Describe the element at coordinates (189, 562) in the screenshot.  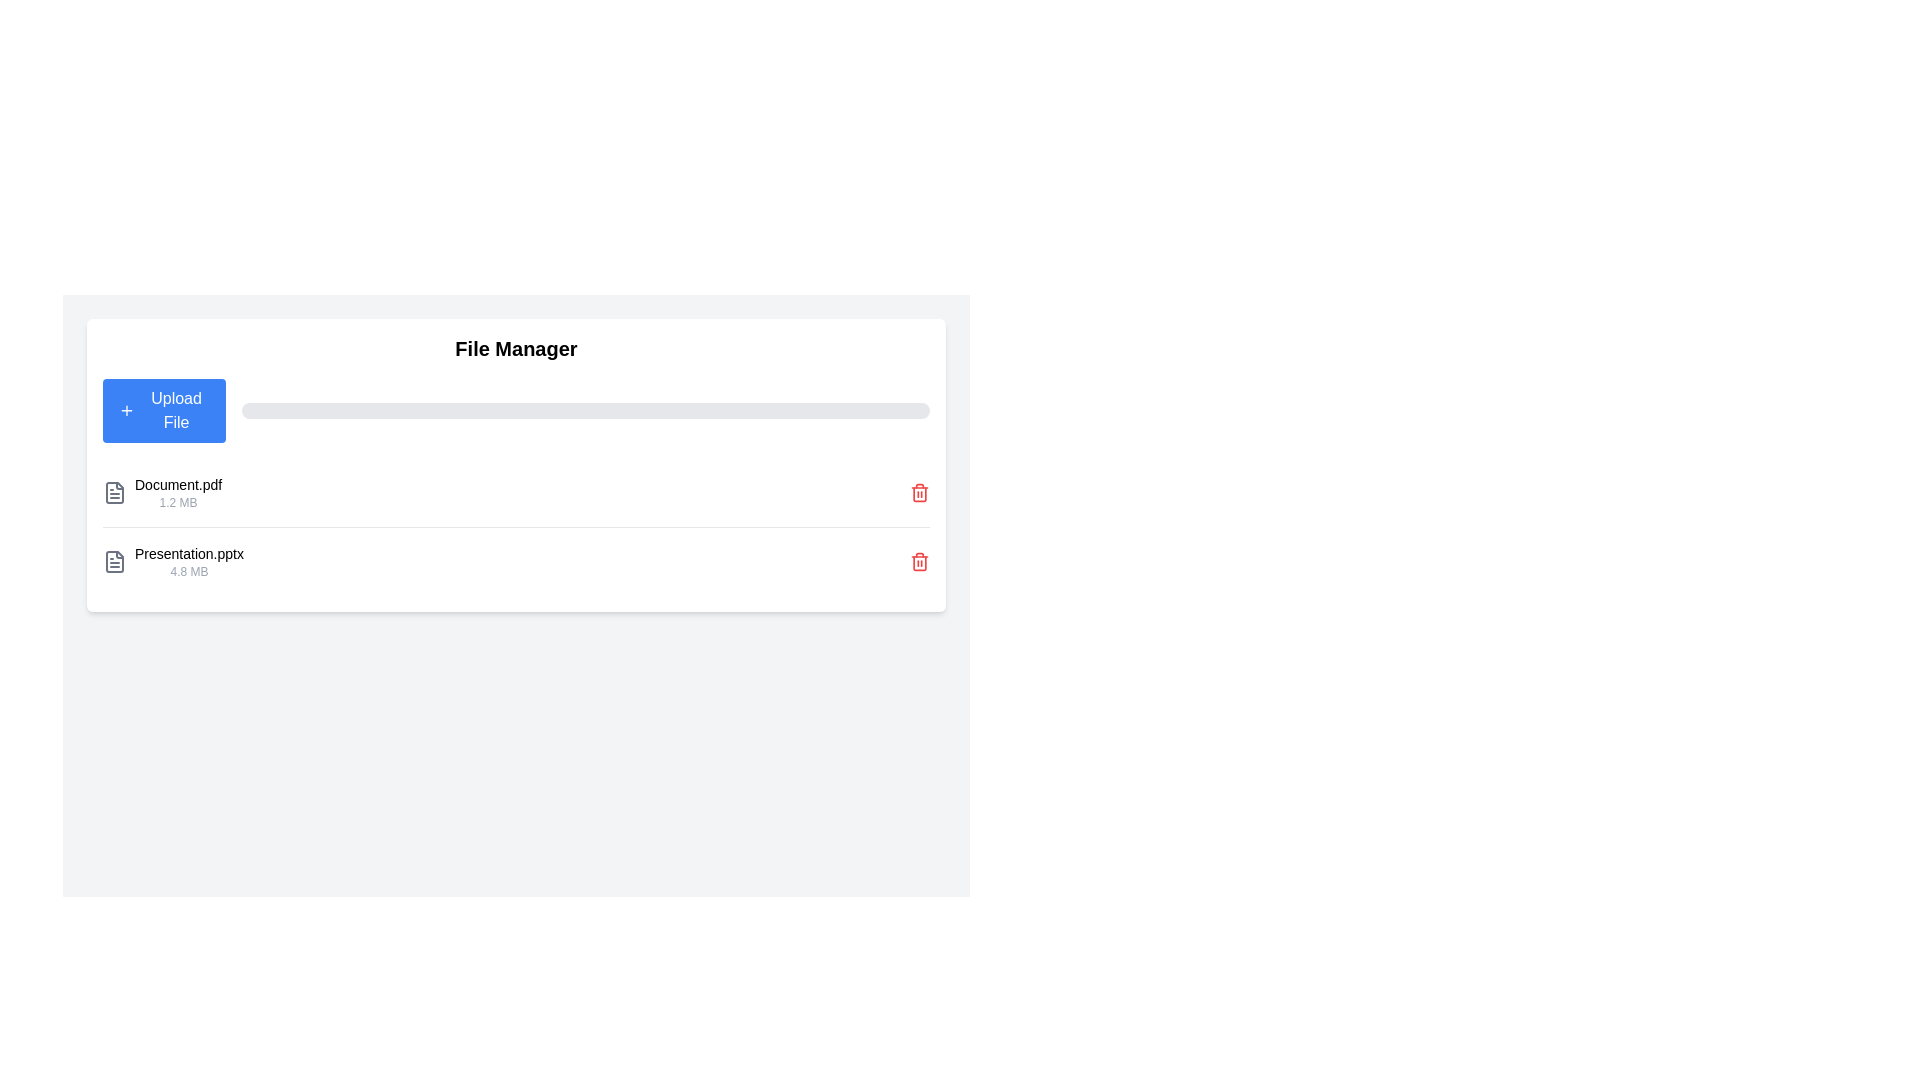
I see `the file entry for 'Presentation.pptx', which is located` at that location.